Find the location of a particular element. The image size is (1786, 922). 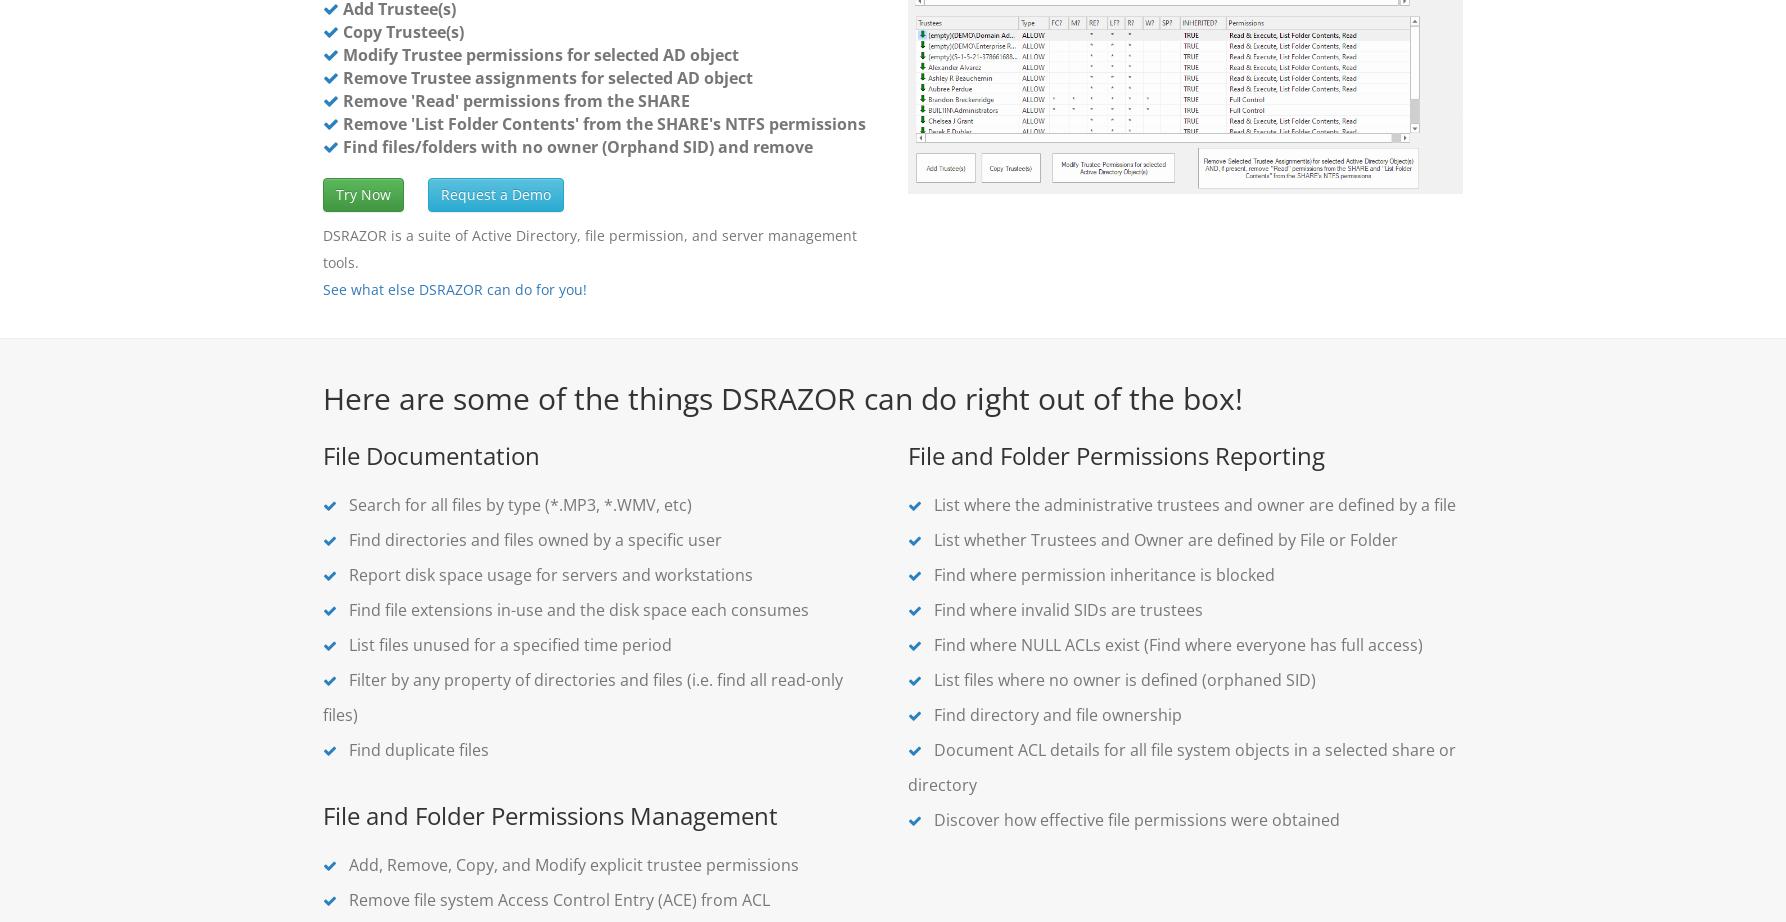

'Search for all files by type (*.MP3, *.WMV, etc)' is located at coordinates (517, 504).